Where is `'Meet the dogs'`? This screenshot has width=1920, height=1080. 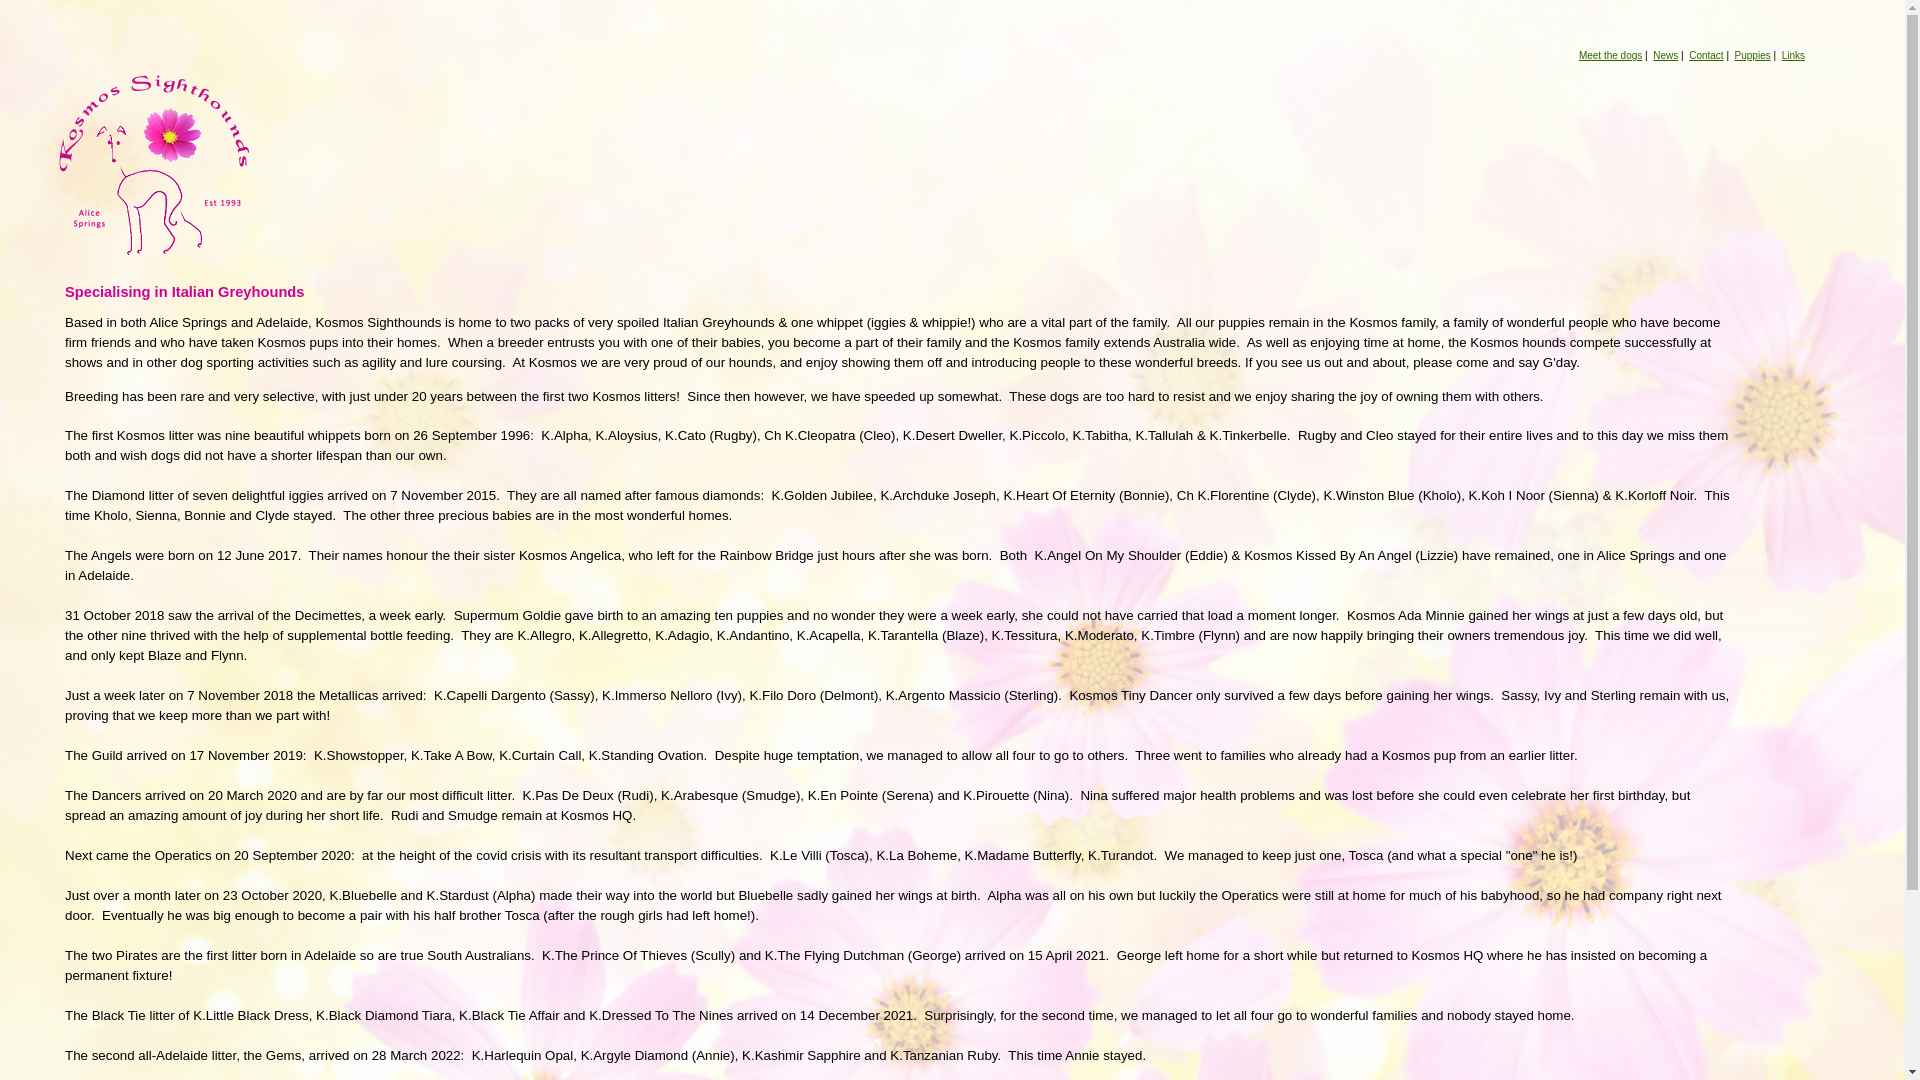 'Meet the dogs' is located at coordinates (1610, 54).